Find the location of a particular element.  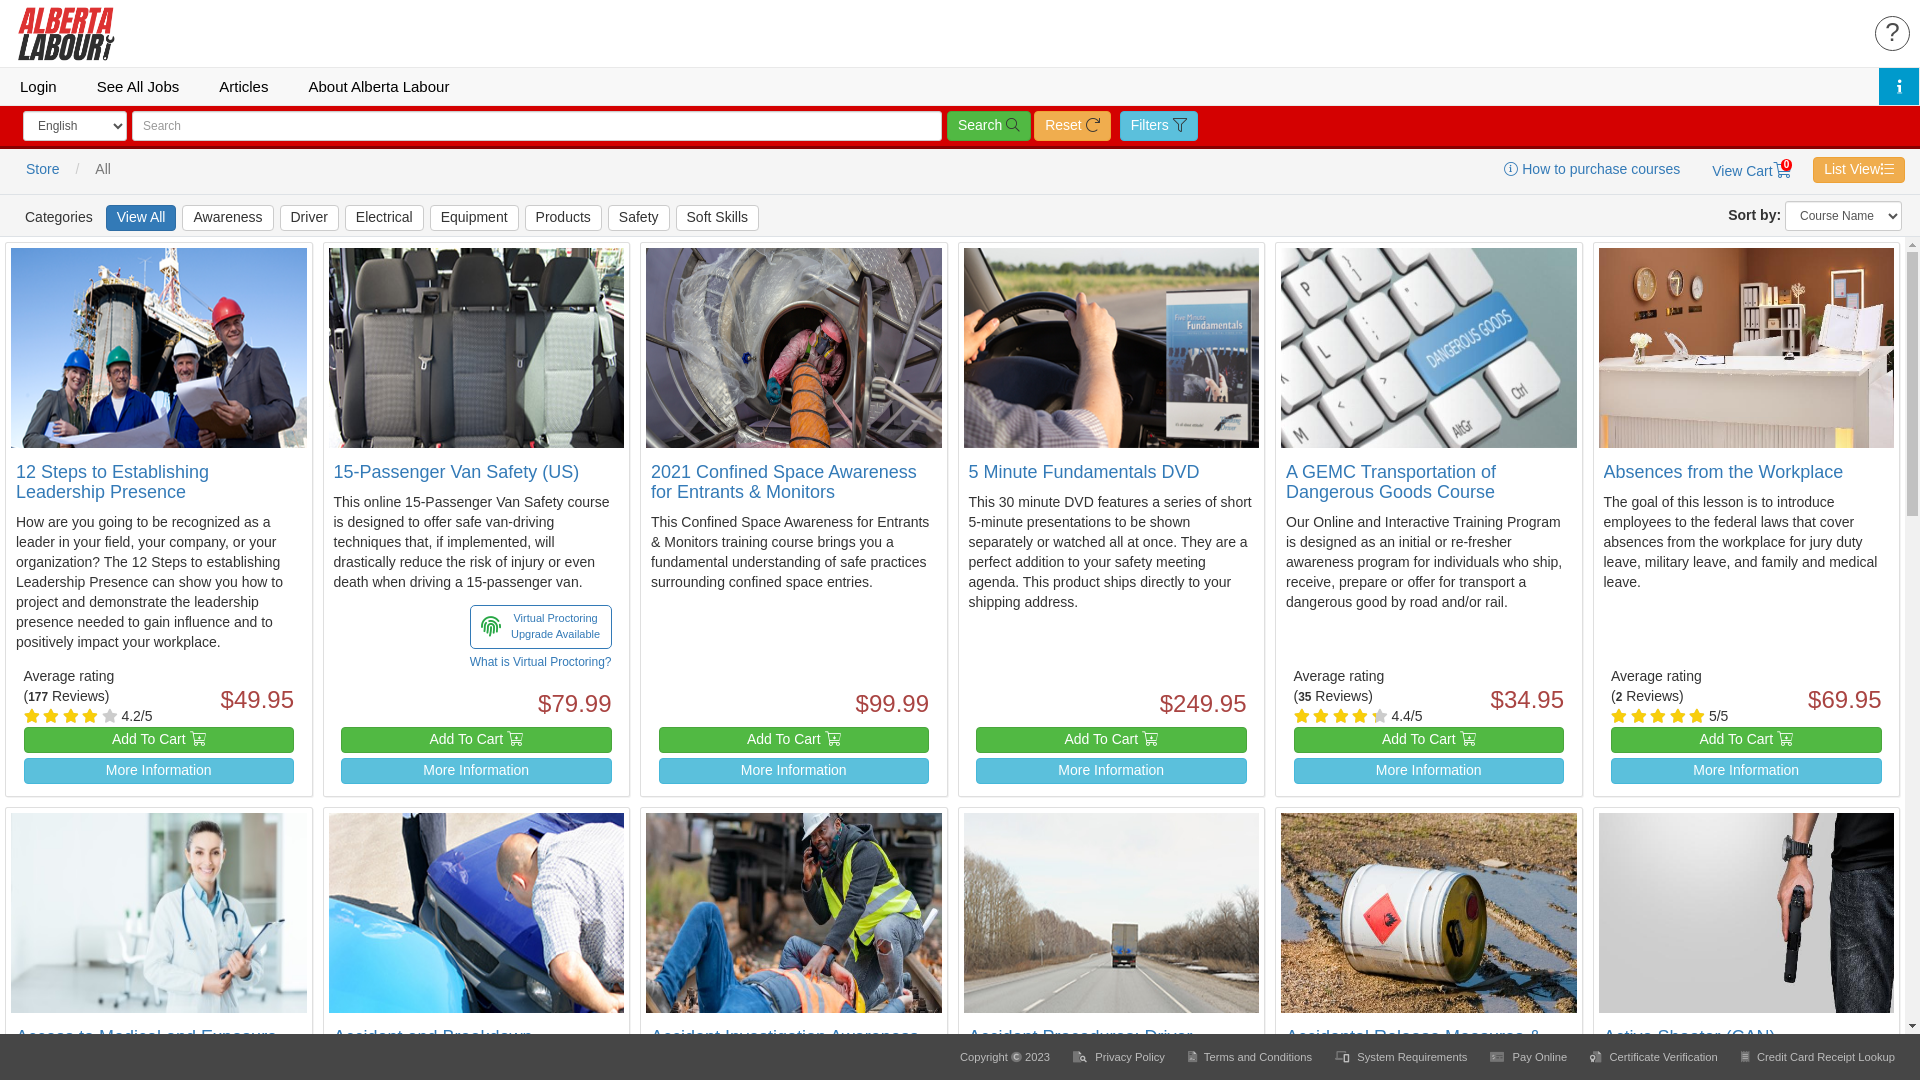

'Privacy Policy' is located at coordinates (1120, 1055).